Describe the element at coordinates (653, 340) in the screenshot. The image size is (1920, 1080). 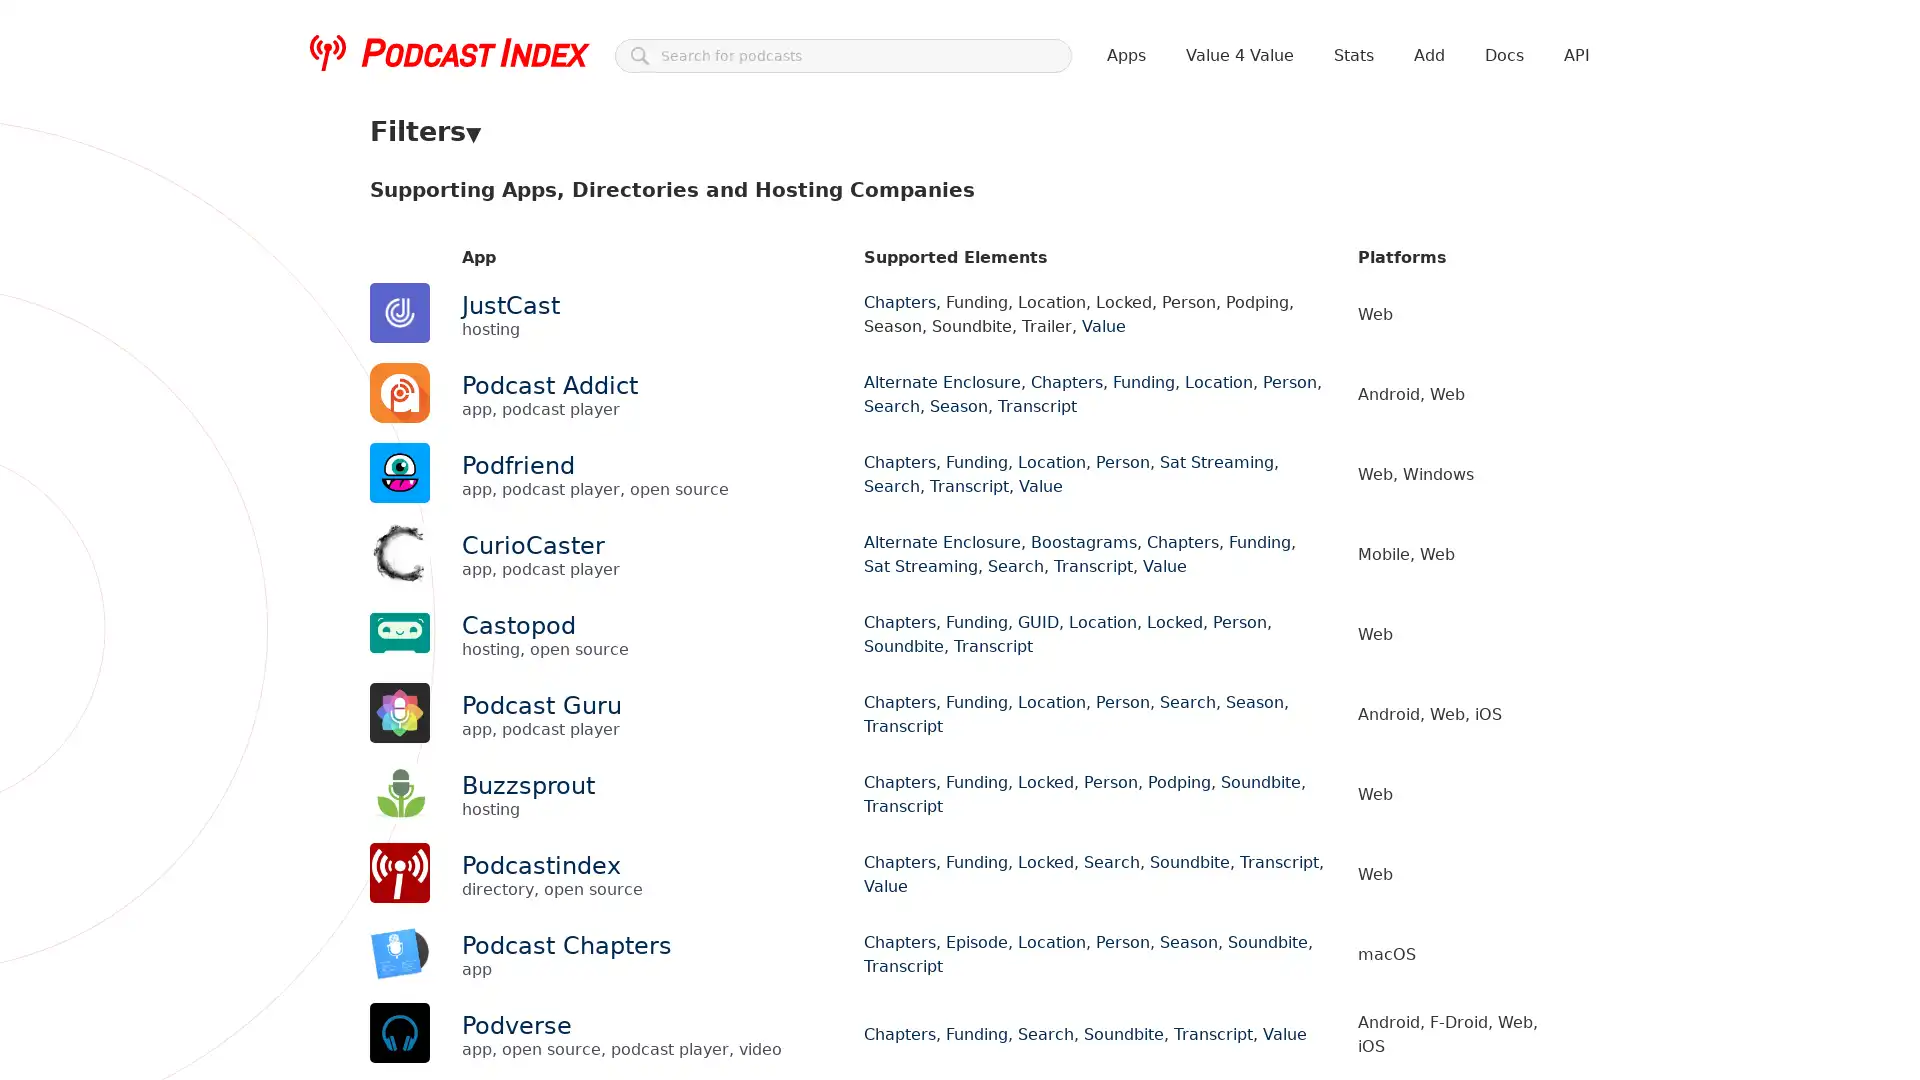
I see `Soundbite` at that location.